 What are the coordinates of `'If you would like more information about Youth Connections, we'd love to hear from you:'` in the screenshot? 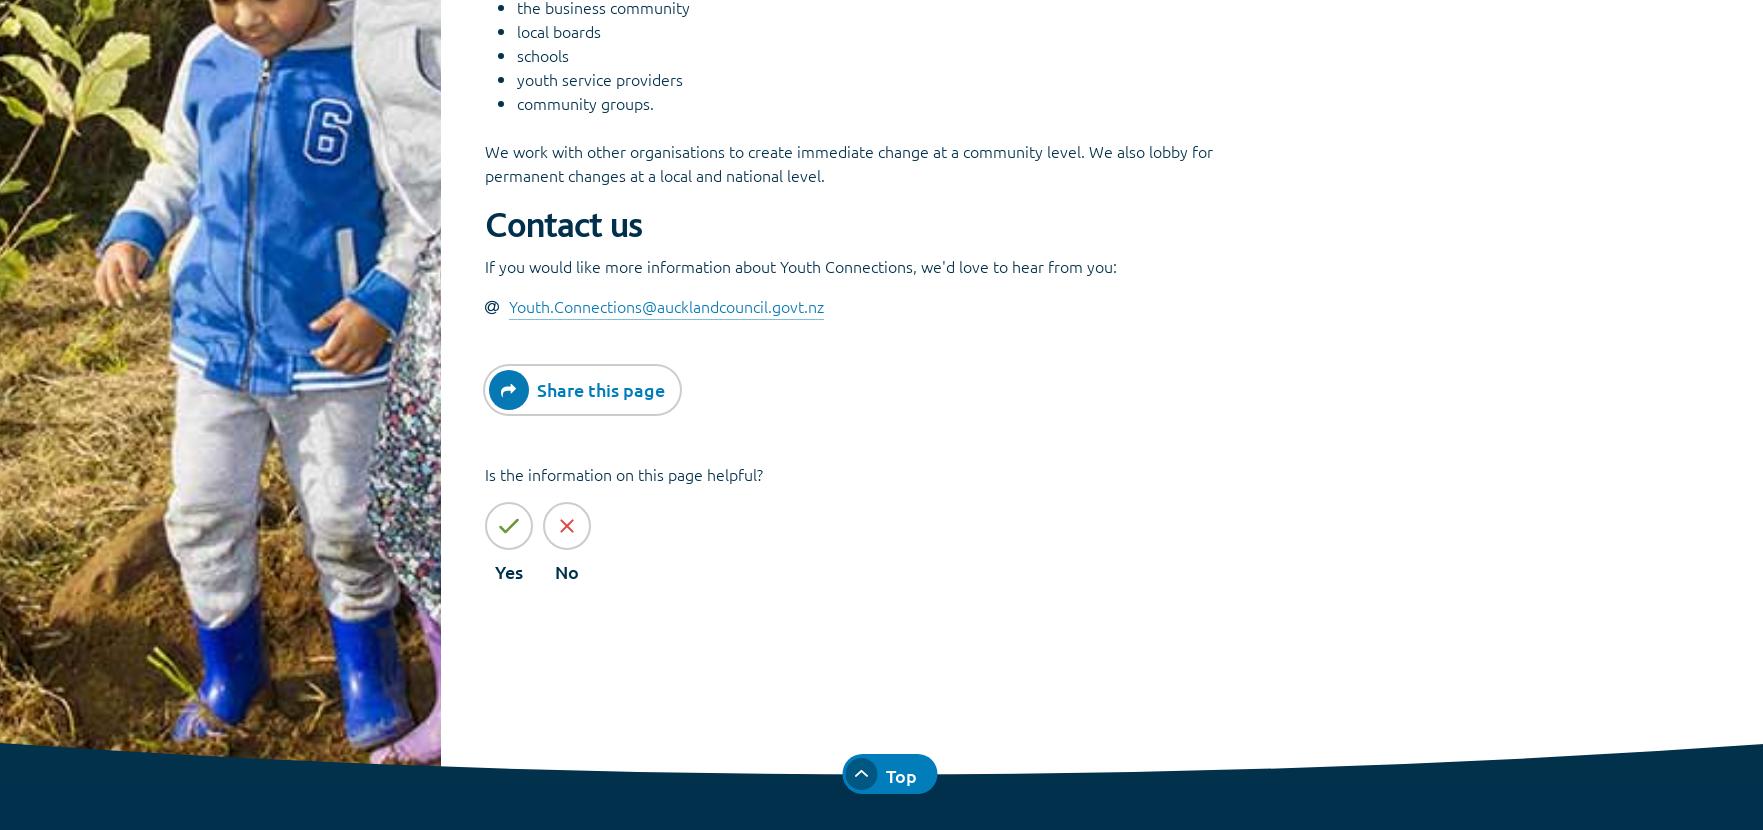 It's located at (483, 266).